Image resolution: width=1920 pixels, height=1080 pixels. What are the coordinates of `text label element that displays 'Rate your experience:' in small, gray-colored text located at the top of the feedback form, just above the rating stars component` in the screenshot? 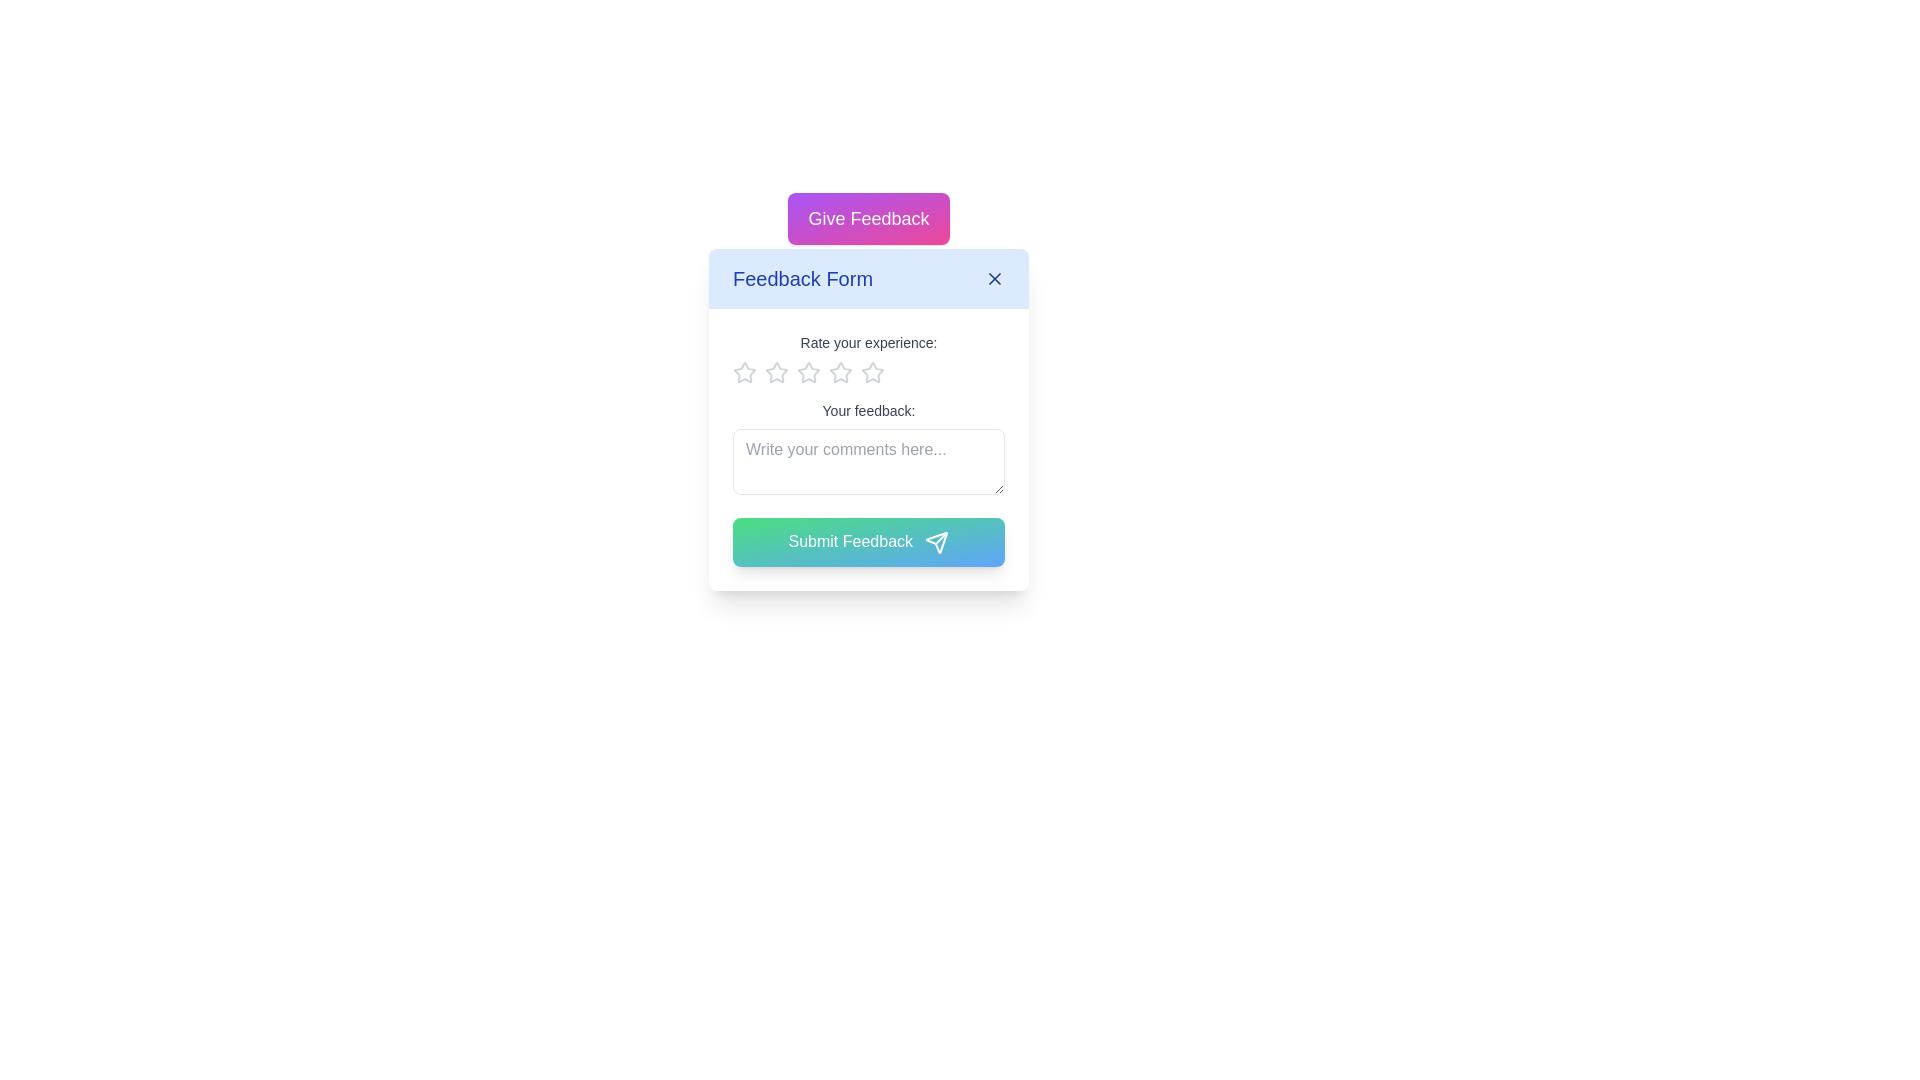 It's located at (868, 342).